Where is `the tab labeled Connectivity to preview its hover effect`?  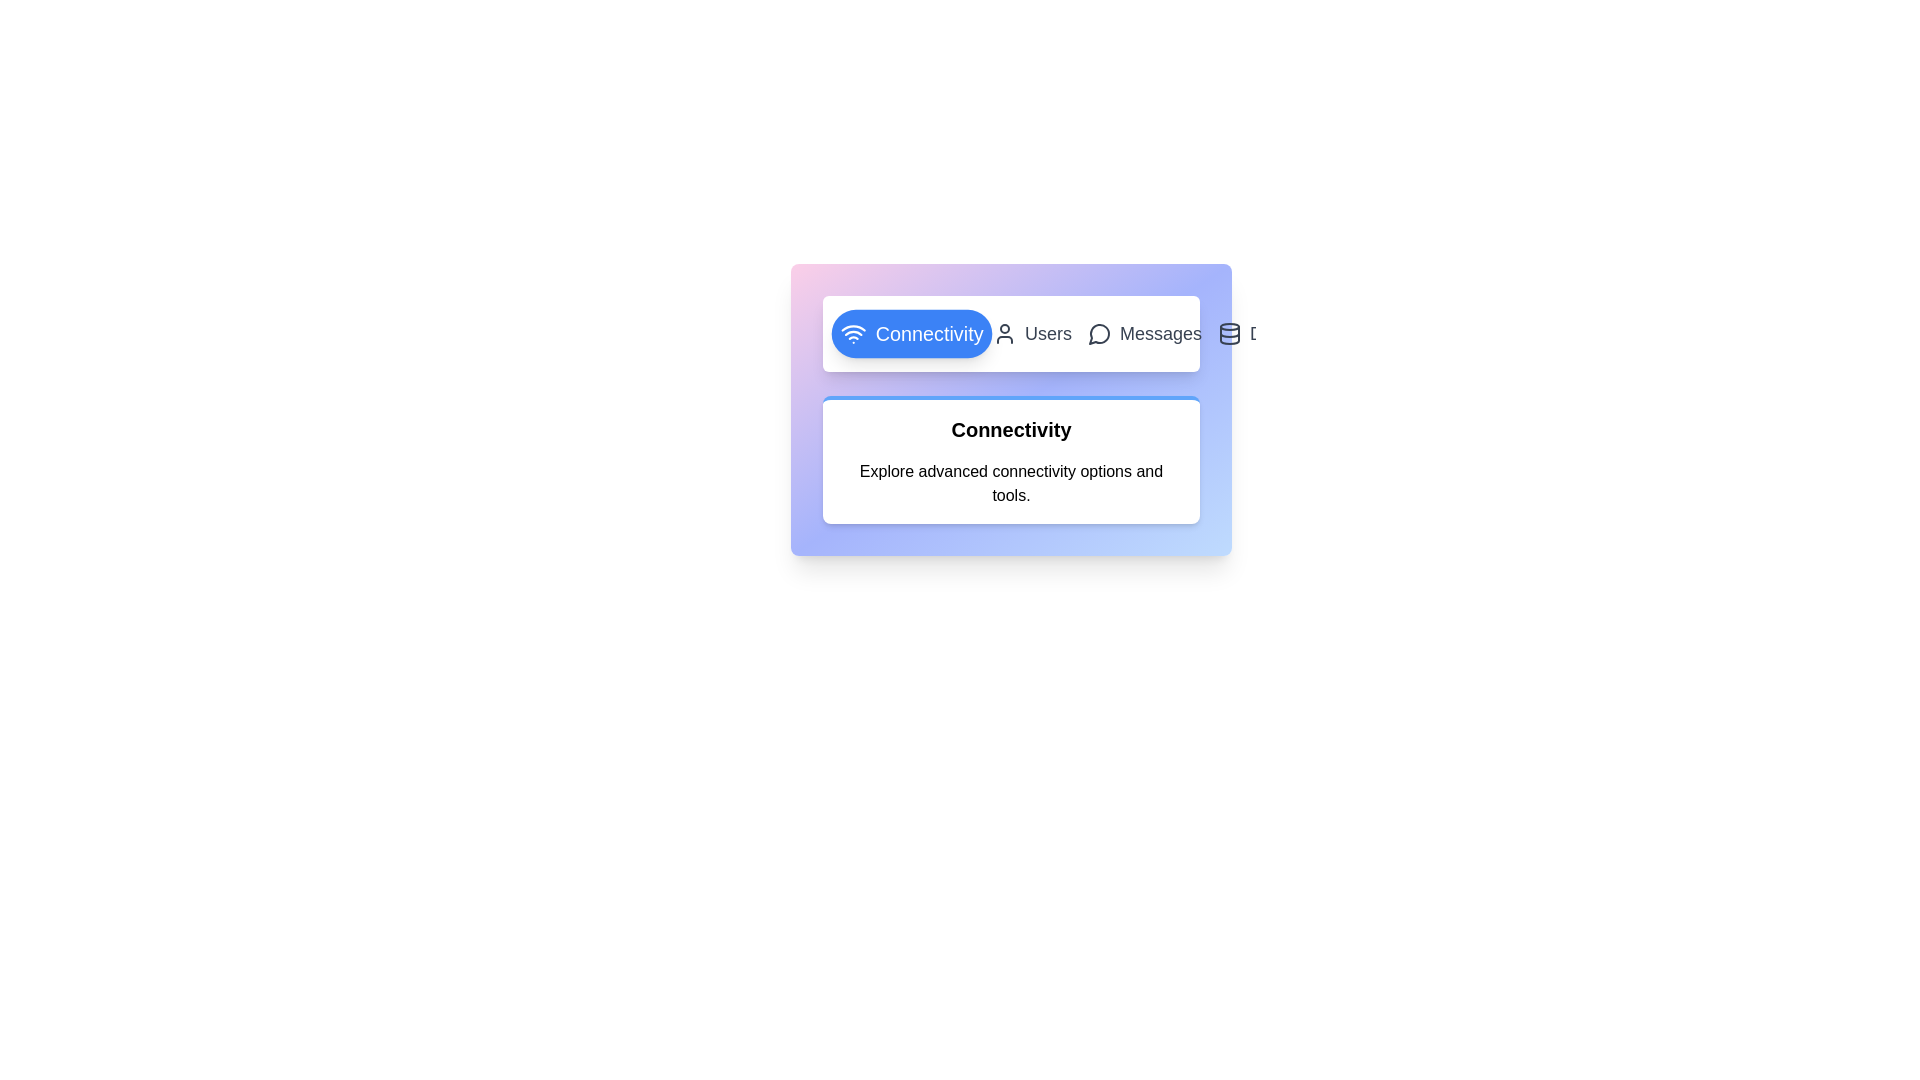
the tab labeled Connectivity to preview its hover effect is located at coordinates (911, 333).